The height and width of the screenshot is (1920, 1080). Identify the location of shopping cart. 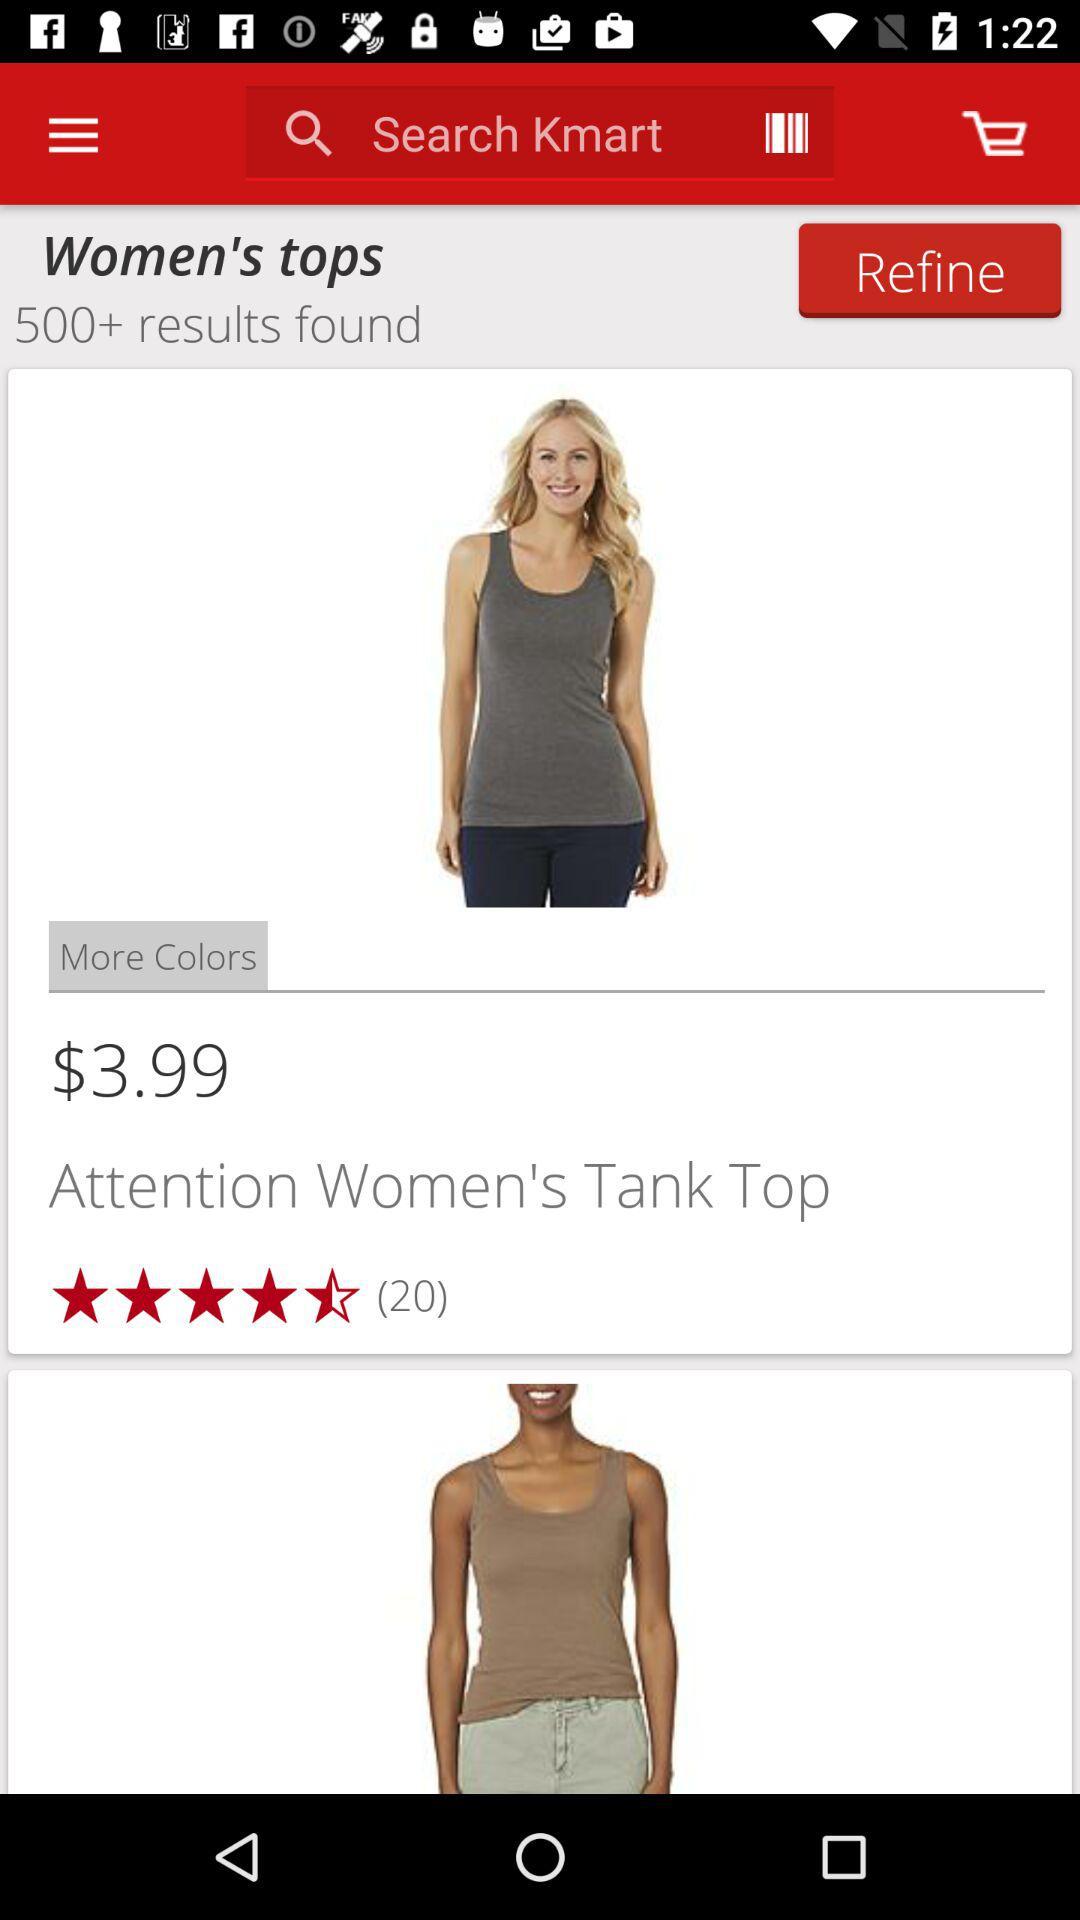
(994, 132).